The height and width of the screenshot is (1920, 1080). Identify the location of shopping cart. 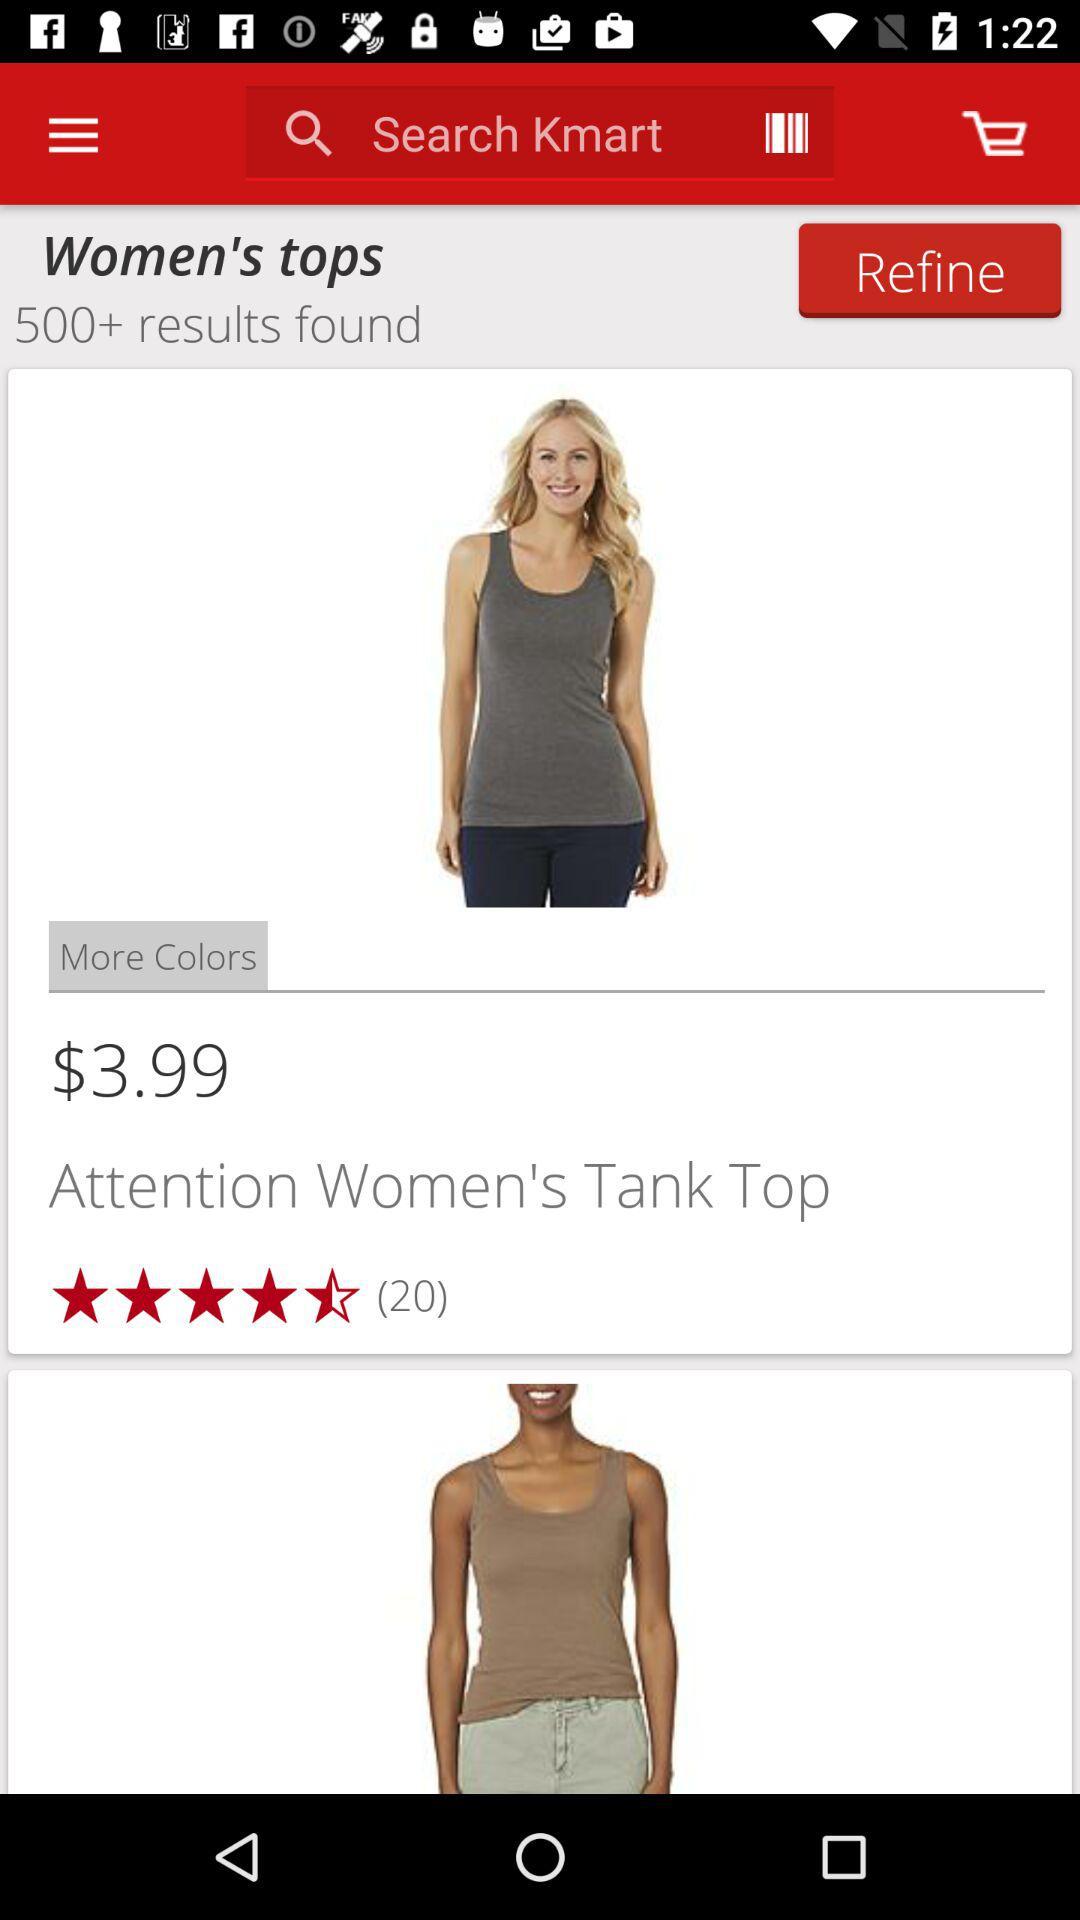
(994, 132).